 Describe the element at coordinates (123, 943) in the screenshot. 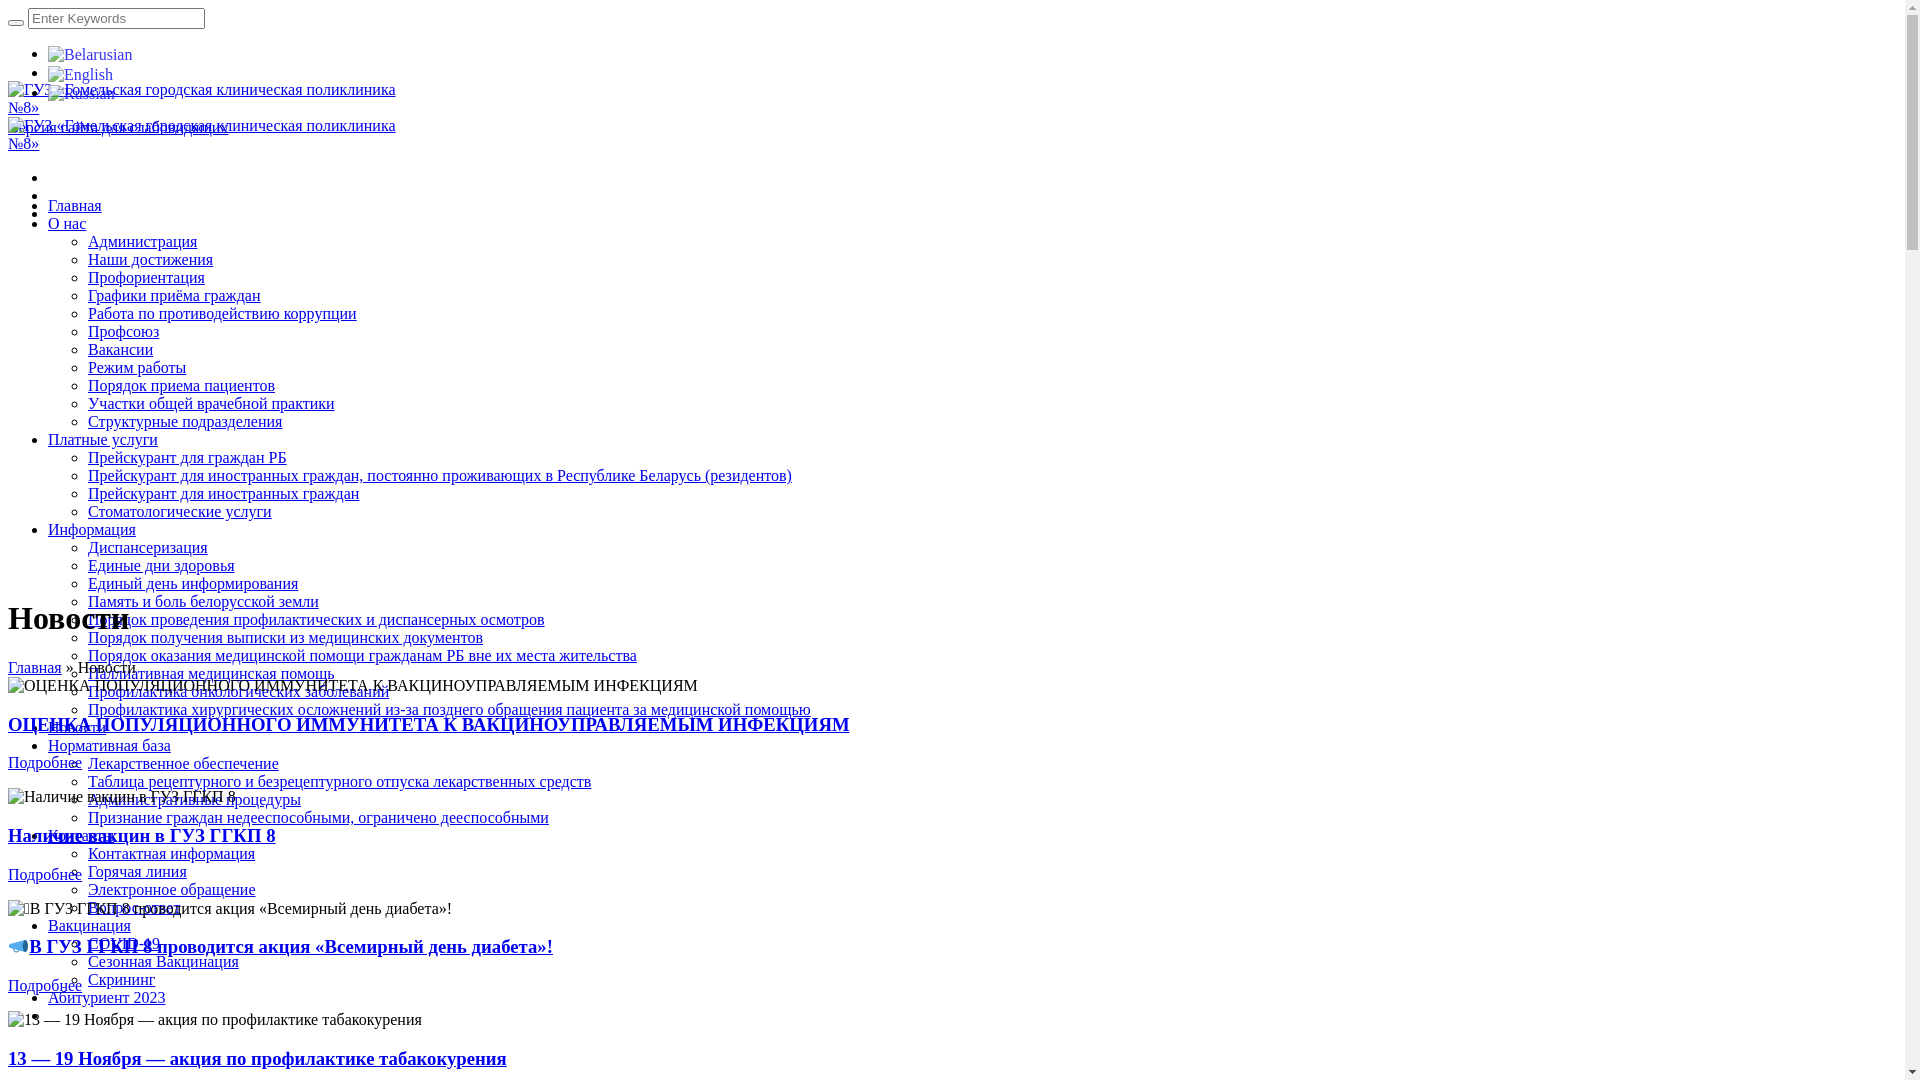

I see `'COVID-19'` at that location.